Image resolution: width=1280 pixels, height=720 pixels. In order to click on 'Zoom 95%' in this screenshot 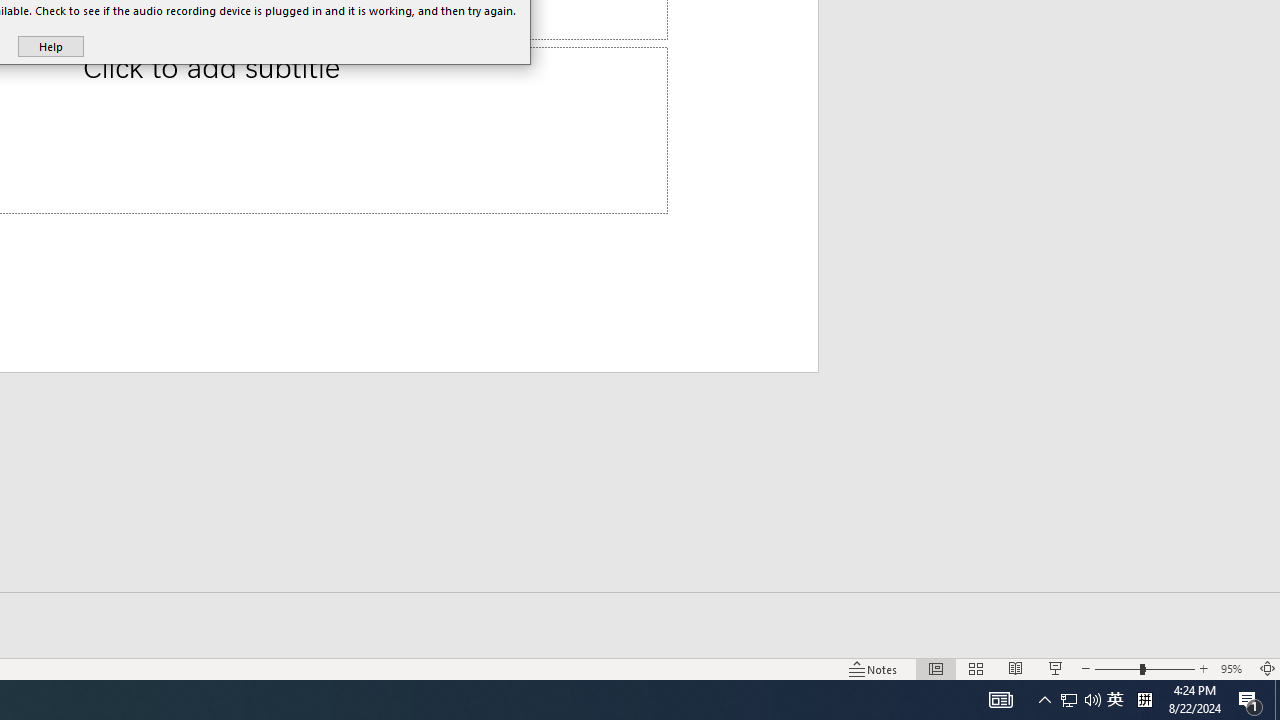, I will do `click(1233, 669)`.